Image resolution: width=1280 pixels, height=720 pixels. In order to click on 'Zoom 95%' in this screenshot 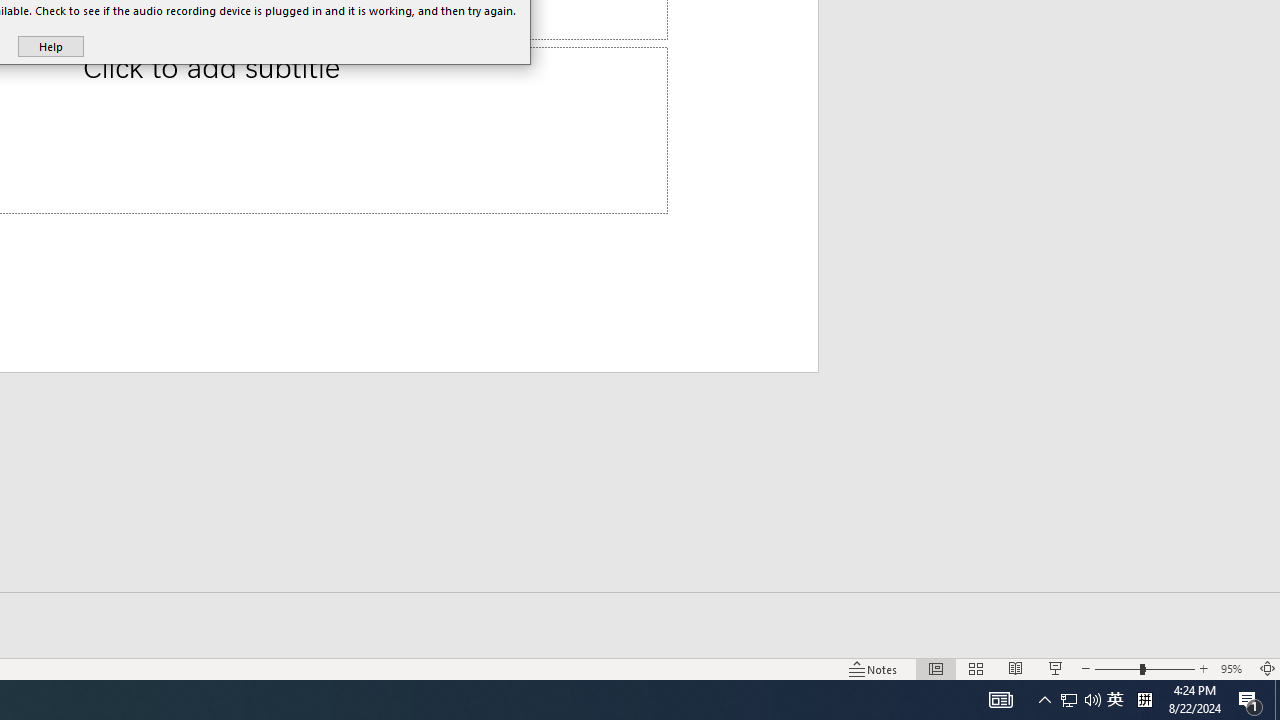, I will do `click(1233, 669)`.